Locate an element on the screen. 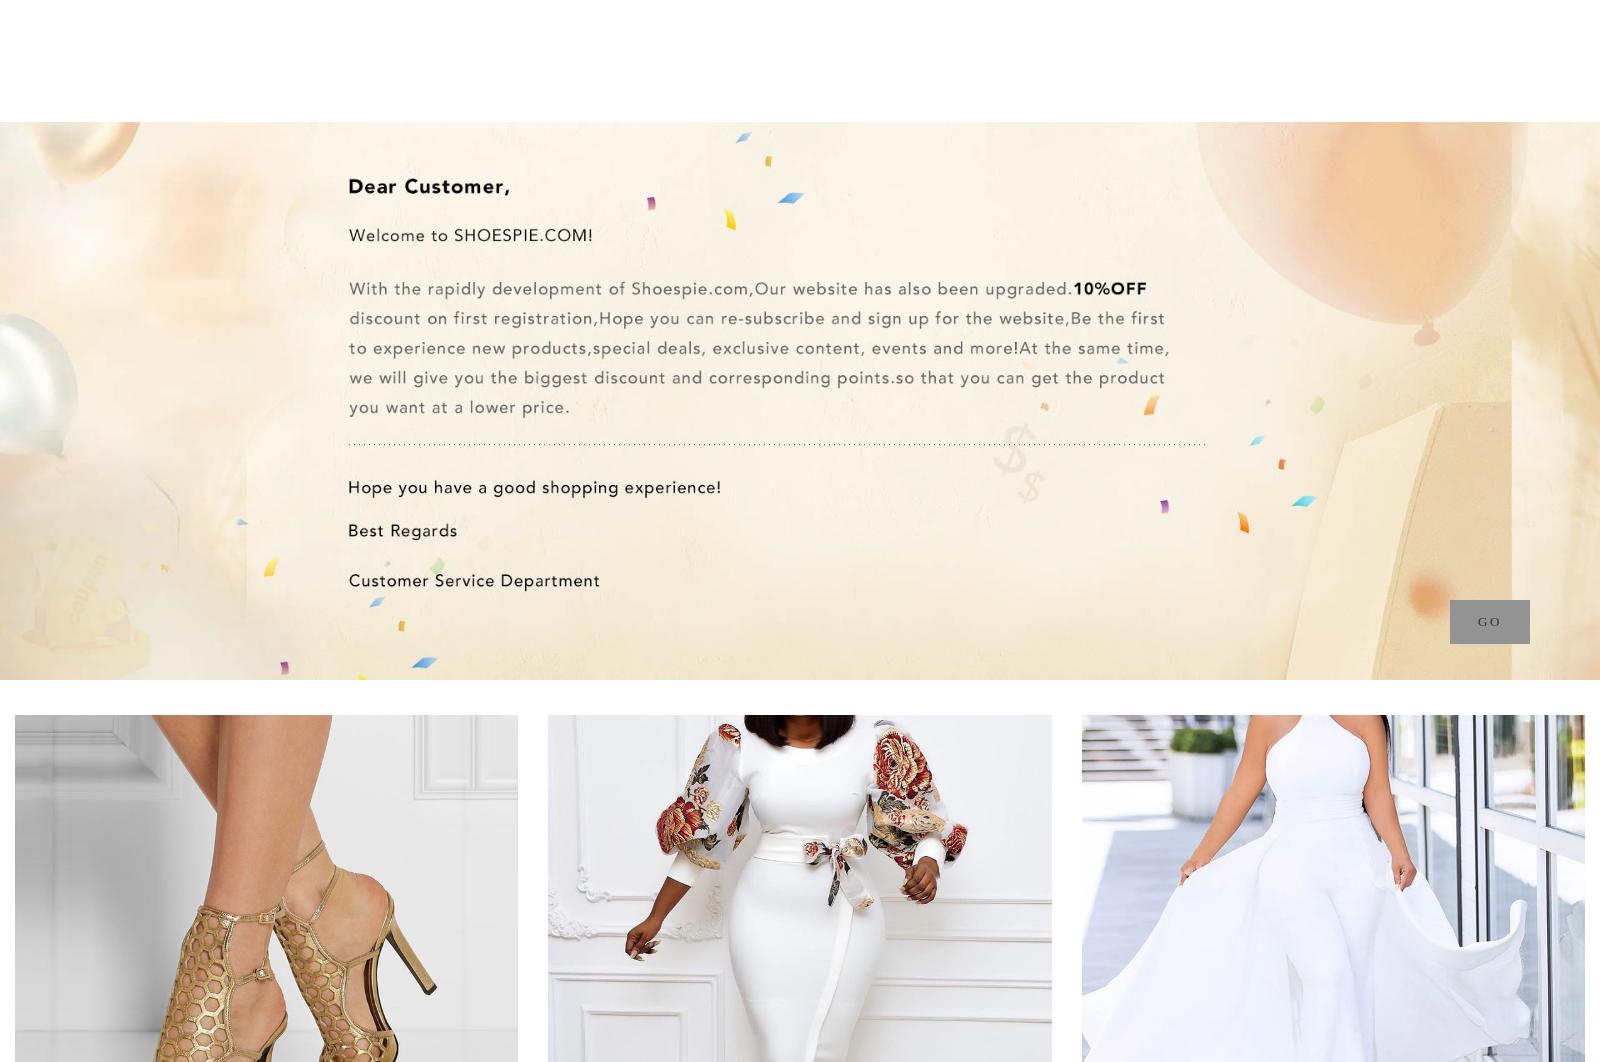 Image resolution: width=1600 pixels, height=1062 pixels. 'Outerwears & Coats' is located at coordinates (1135, 237).